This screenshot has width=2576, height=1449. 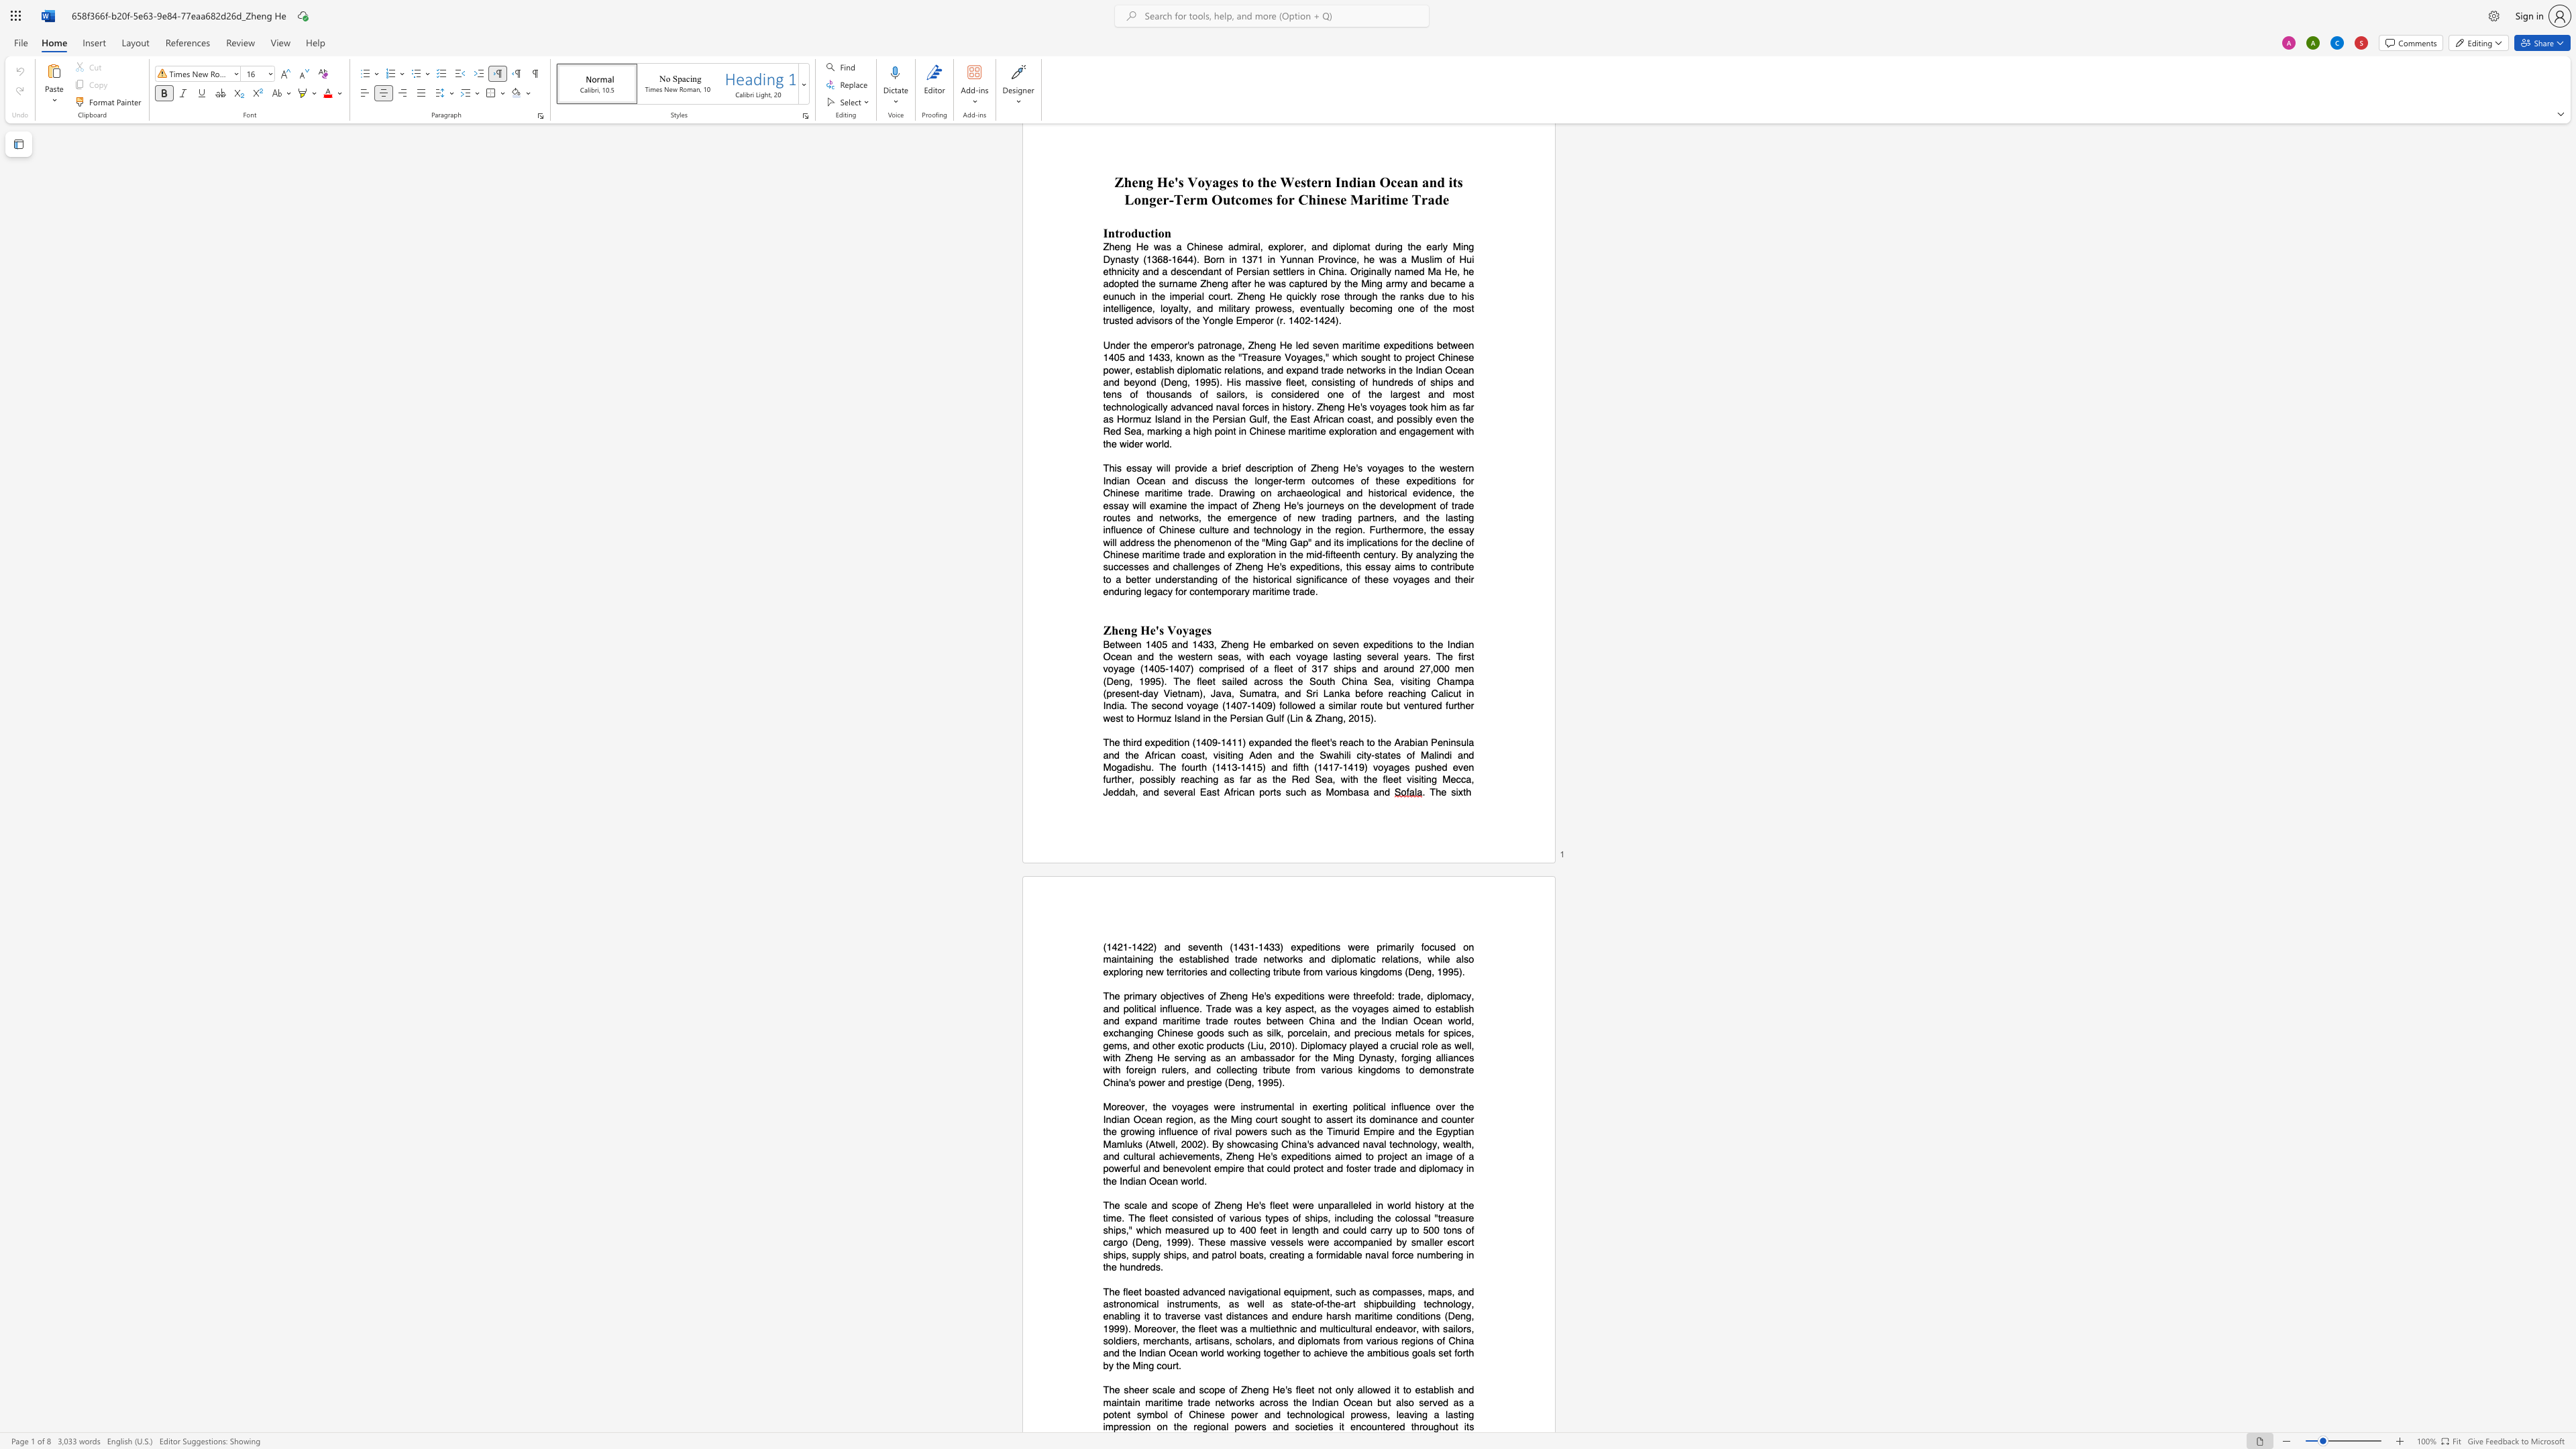 I want to click on the subset text "ti" within the text "on the regional powers and societies it", so click(x=1318, y=1426).